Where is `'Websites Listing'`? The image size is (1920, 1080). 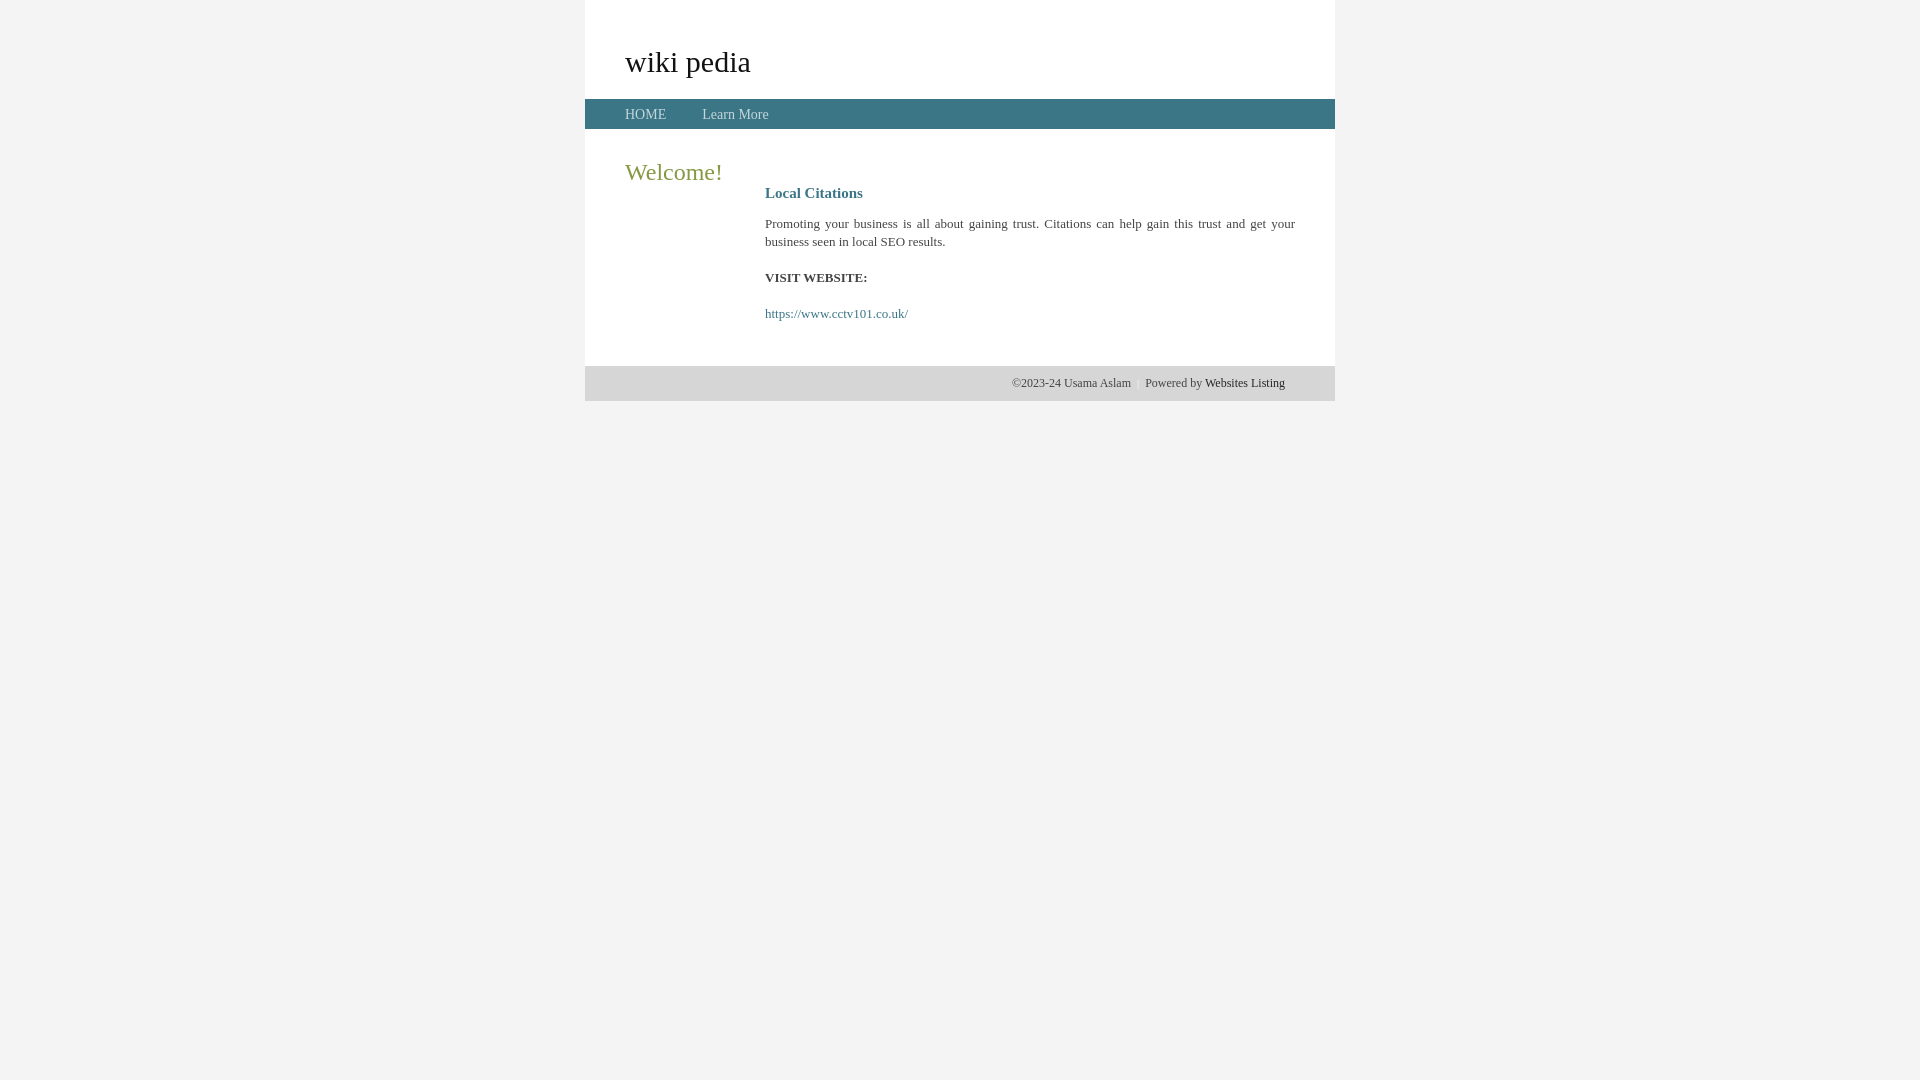 'Websites Listing' is located at coordinates (1243, 382).